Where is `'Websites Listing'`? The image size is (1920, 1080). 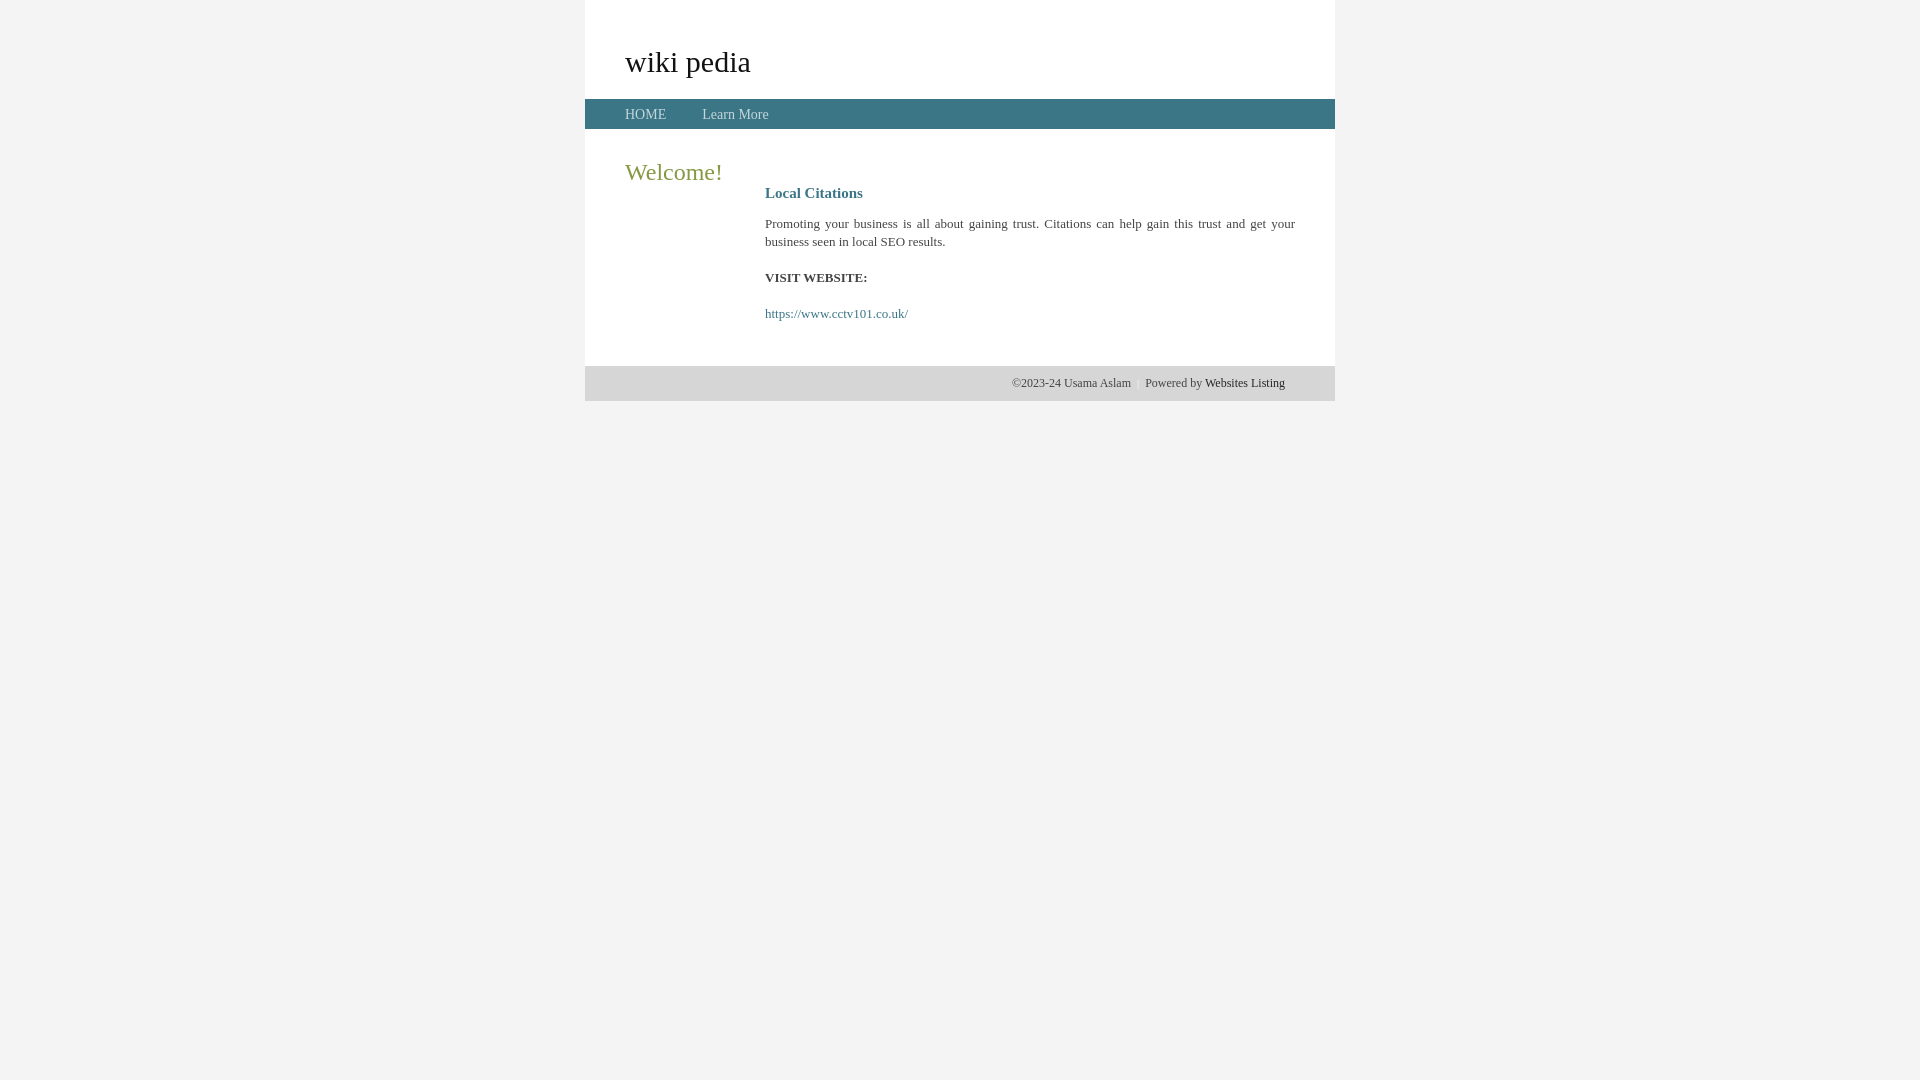 'Websites Listing' is located at coordinates (1243, 382).